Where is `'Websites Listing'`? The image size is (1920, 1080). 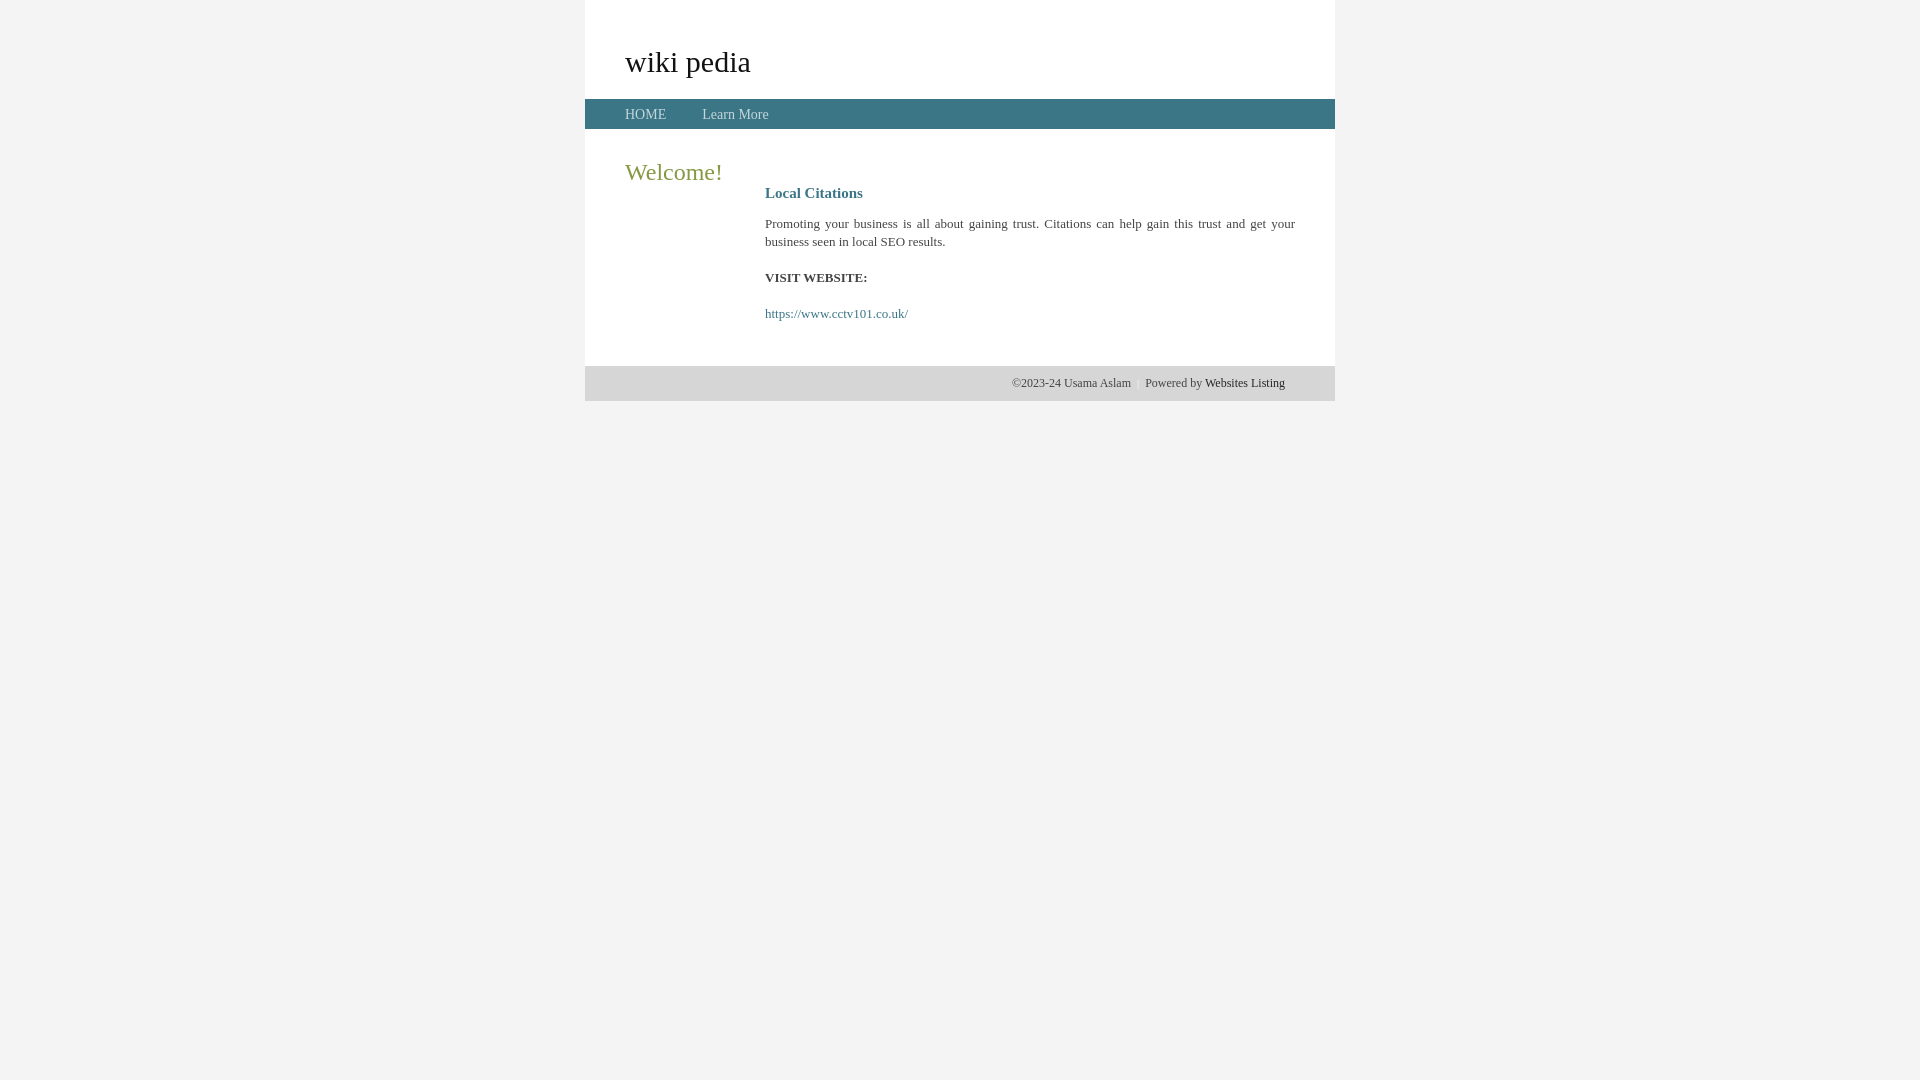 'Websites Listing' is located at coordinates (1243, 382).